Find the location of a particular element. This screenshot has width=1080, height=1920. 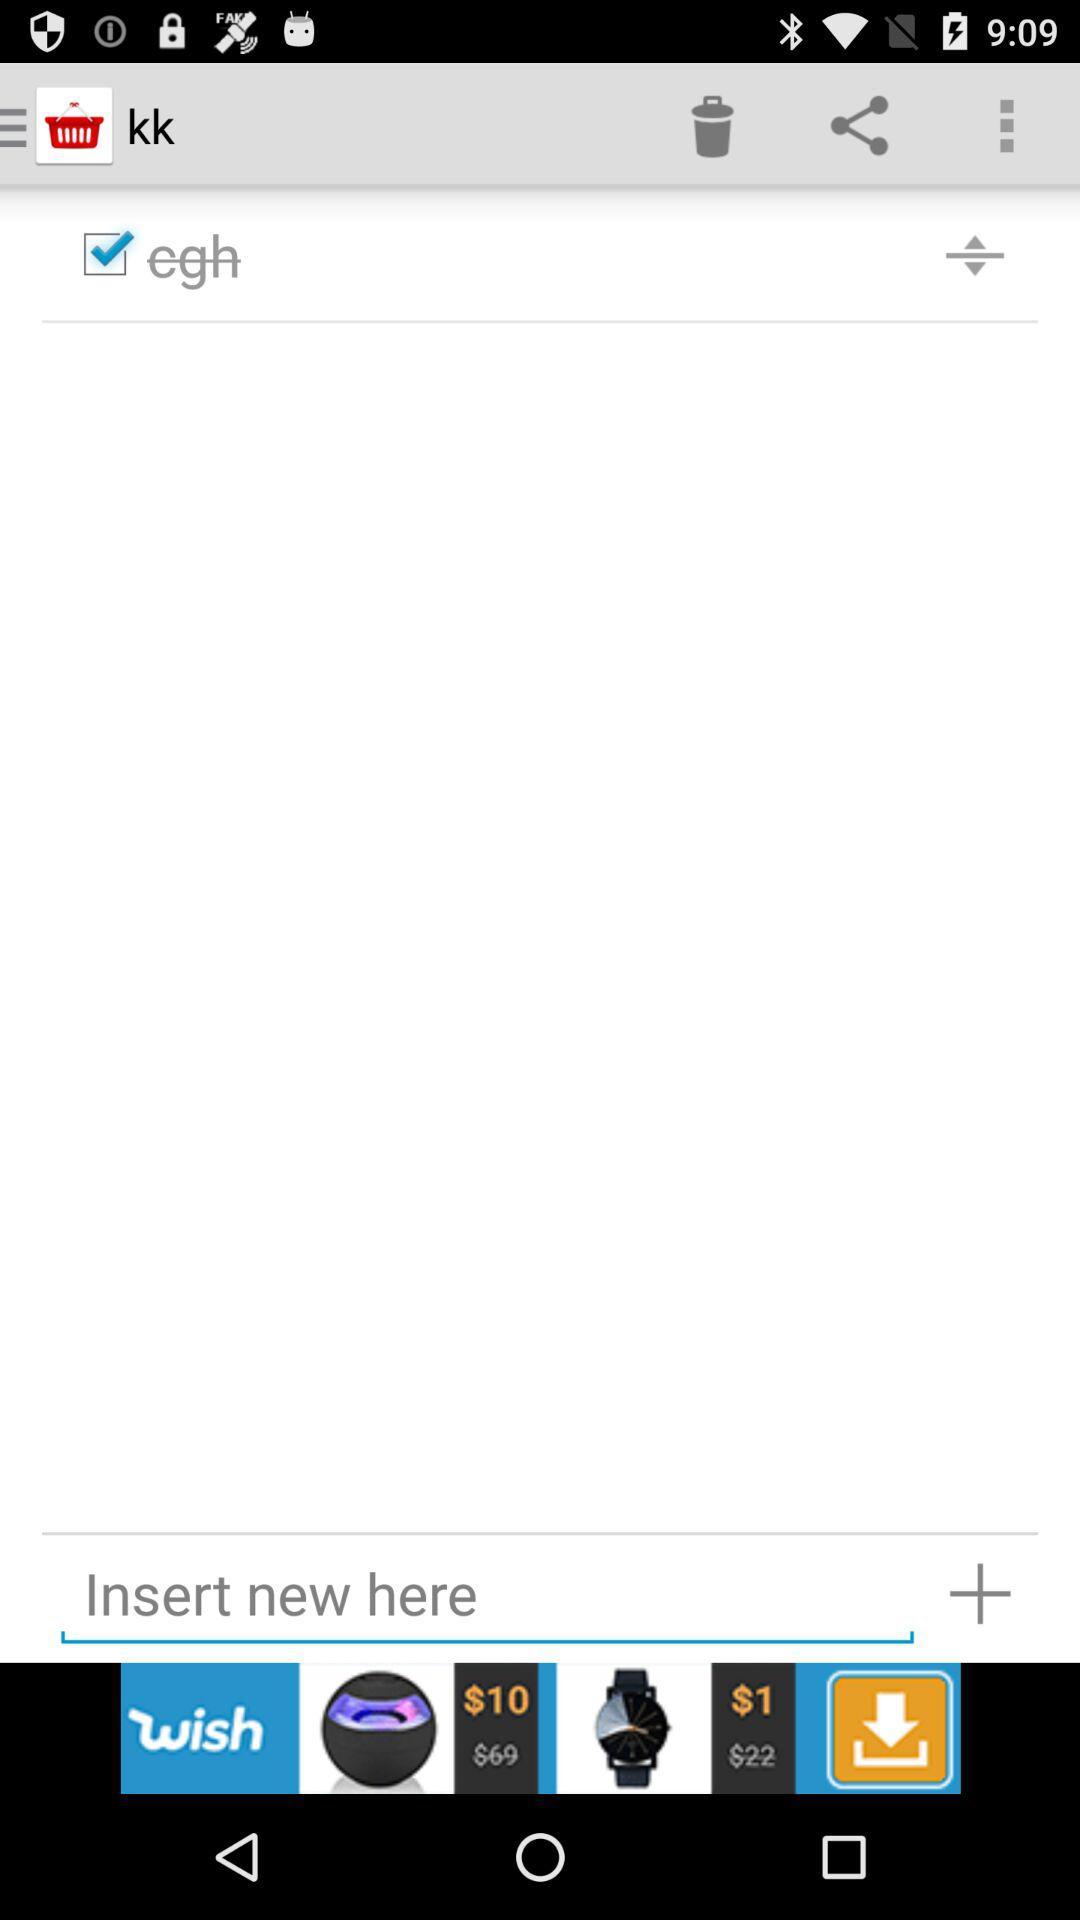

insert new is located at coordinates (487, 1592).